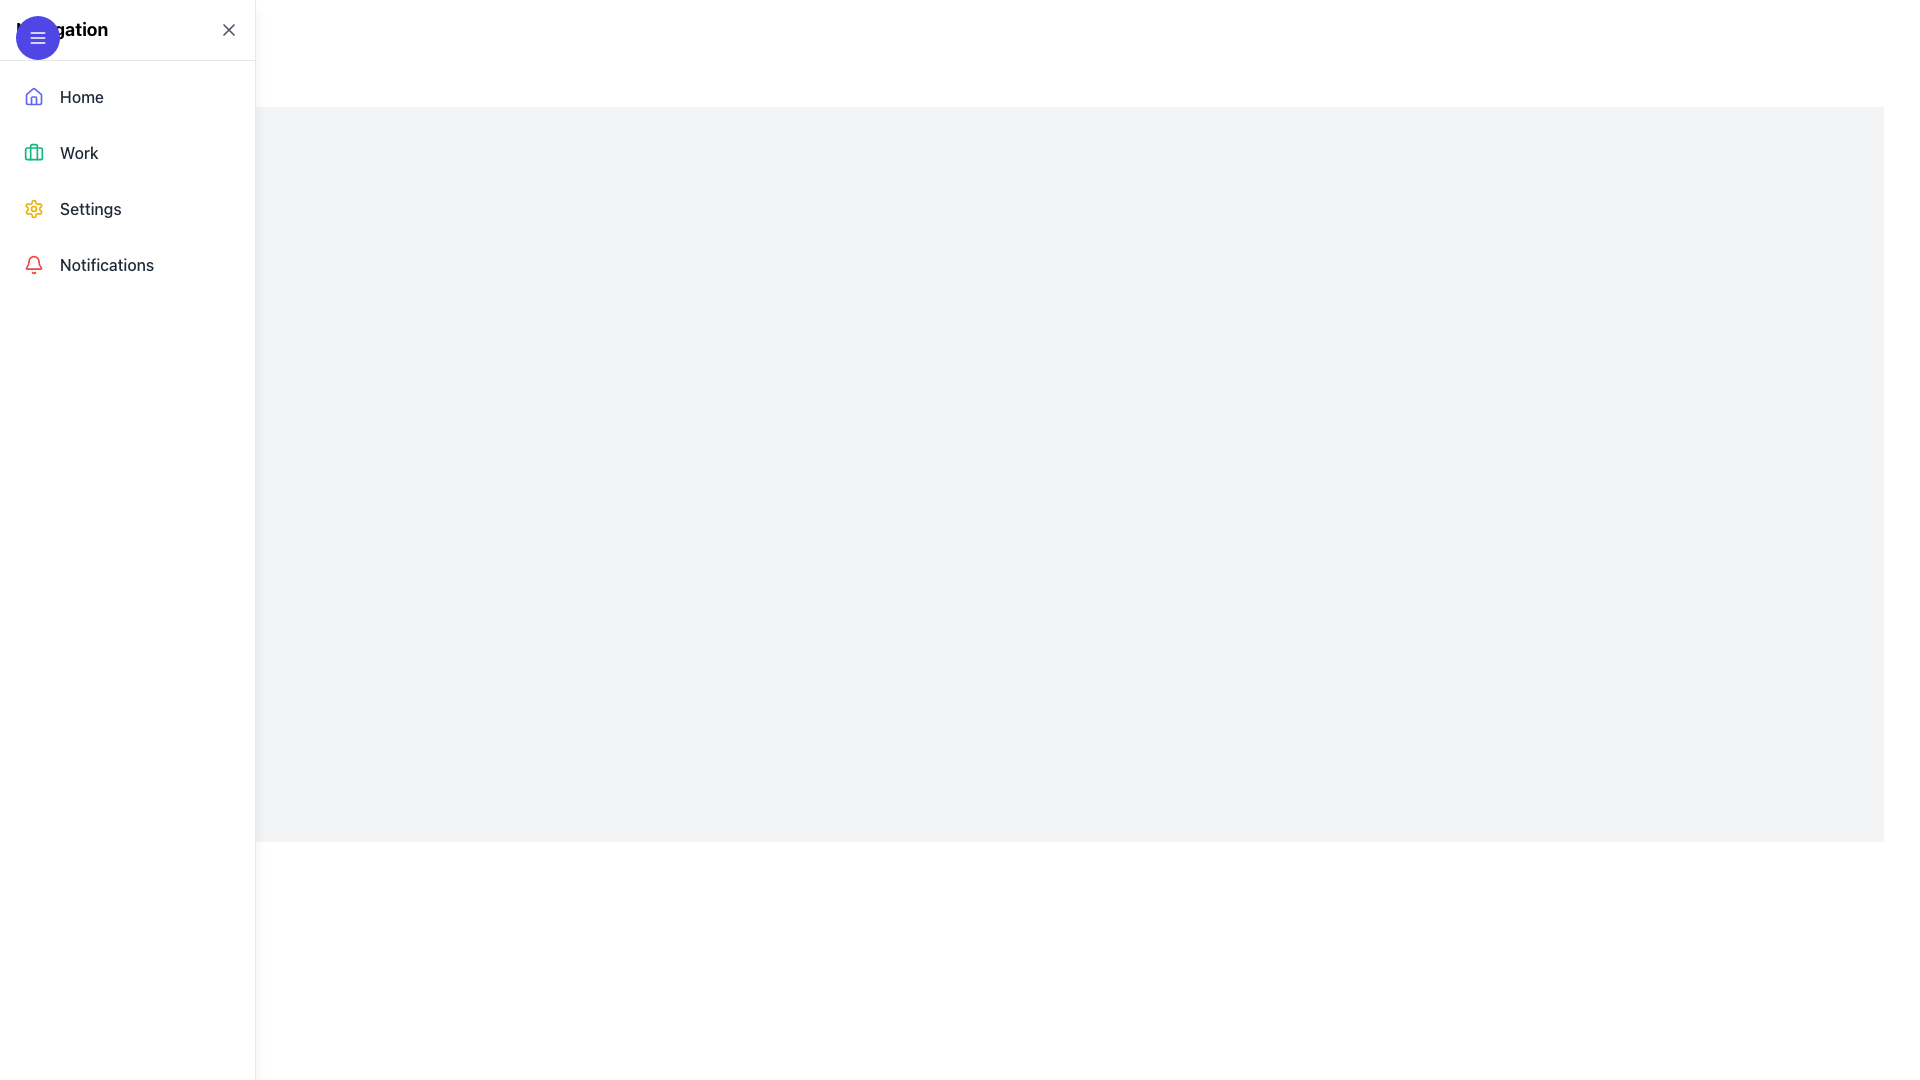  What do you see at coordinates (126, 152) in the screenshot?
I see `the second menu item in the vertical navigation menu, which directs the user to the 'Work' section, located below 'Home' and above 'Settings'` at bounding box center [126, 152].